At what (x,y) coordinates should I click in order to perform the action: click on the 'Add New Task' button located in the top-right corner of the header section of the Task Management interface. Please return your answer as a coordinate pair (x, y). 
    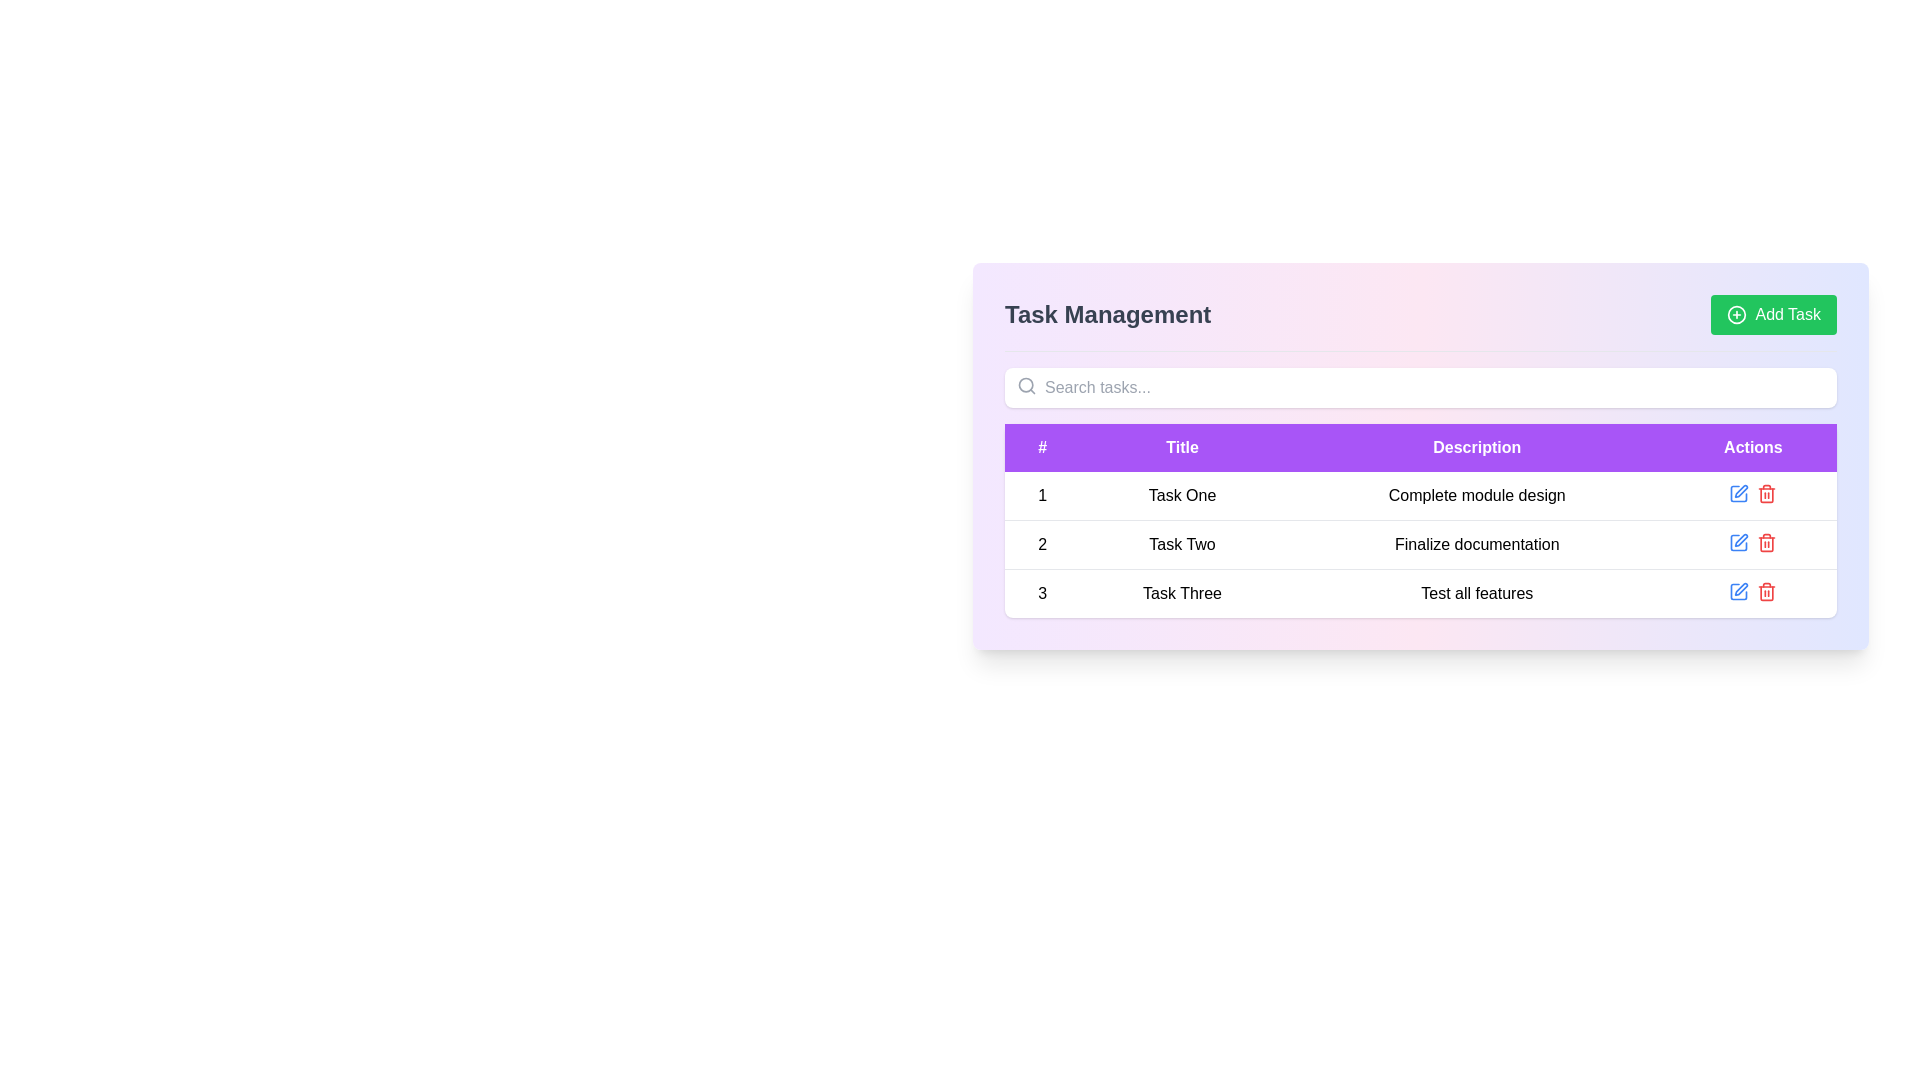
    Looking at the image, I should click on (1774, 315).